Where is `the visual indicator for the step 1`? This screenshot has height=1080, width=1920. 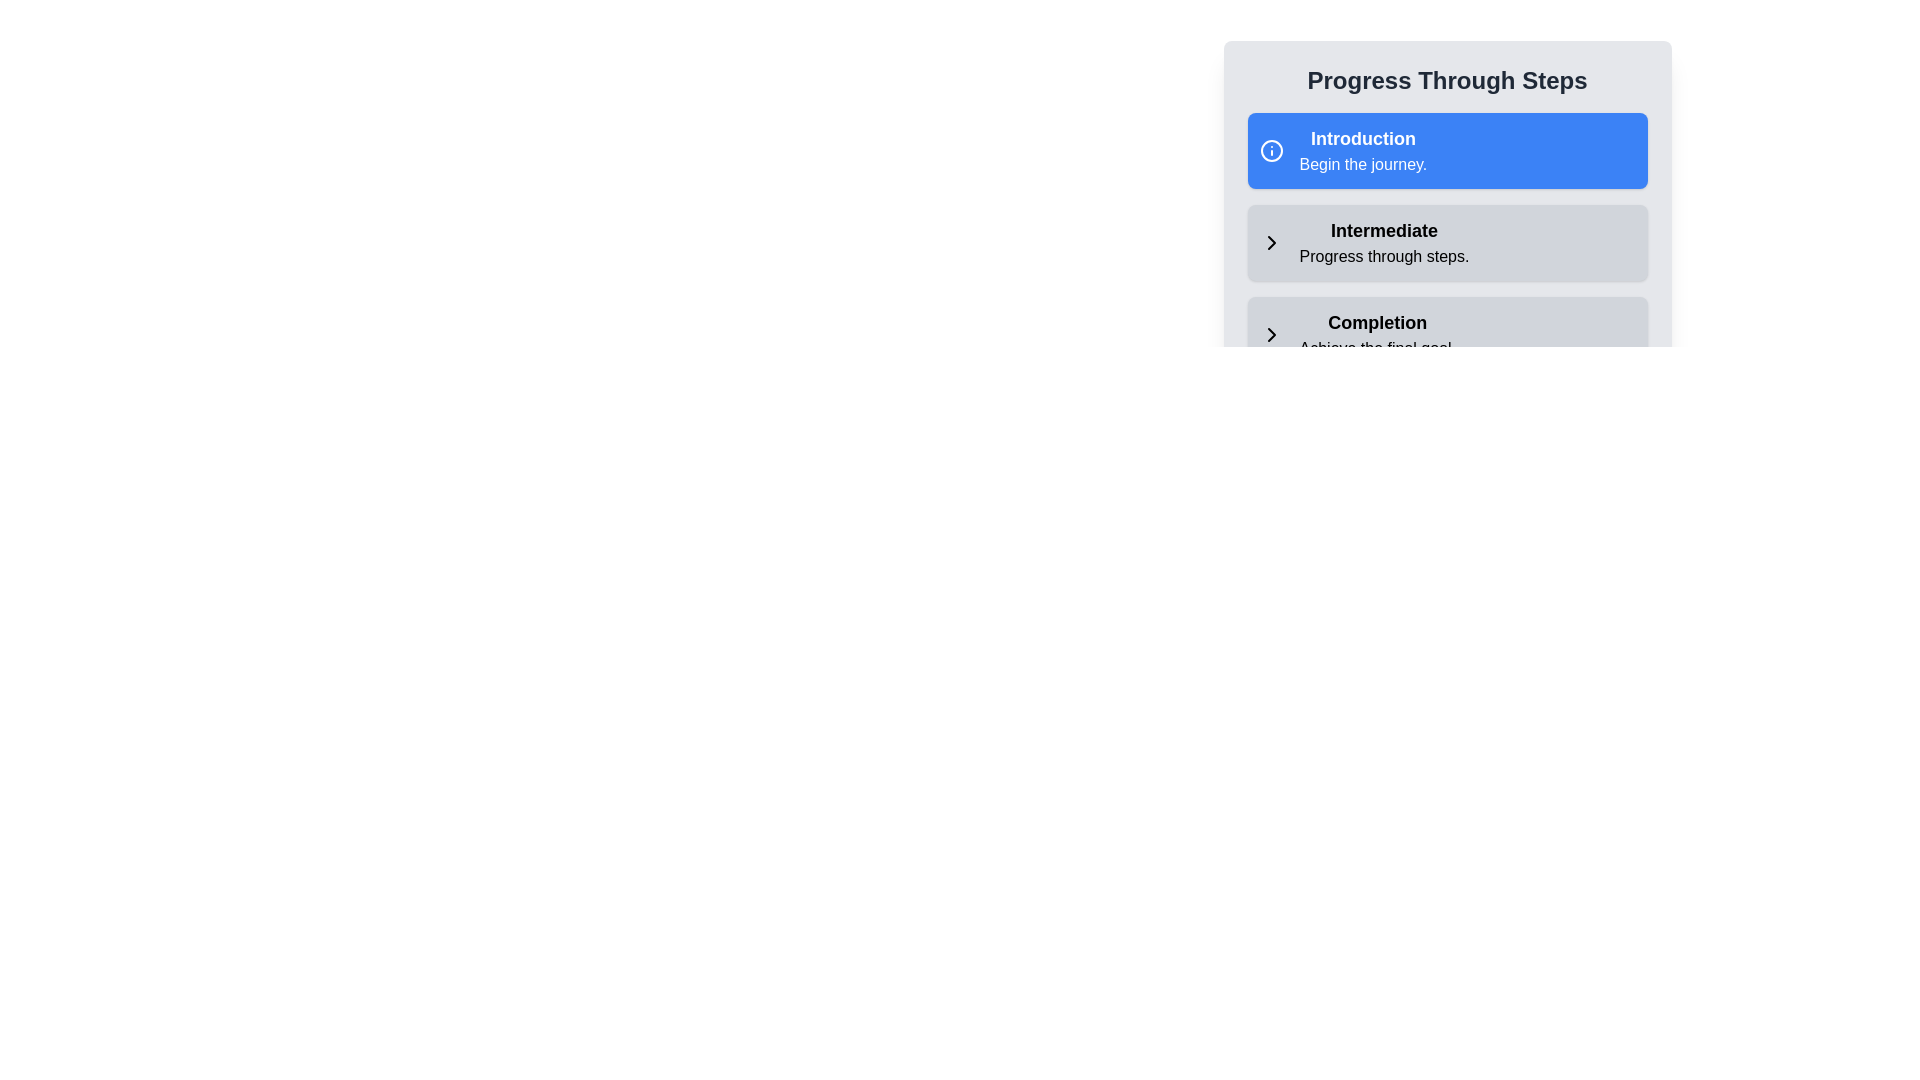 the visual indicator for the step 1 is located at coordinates (1270, 149).